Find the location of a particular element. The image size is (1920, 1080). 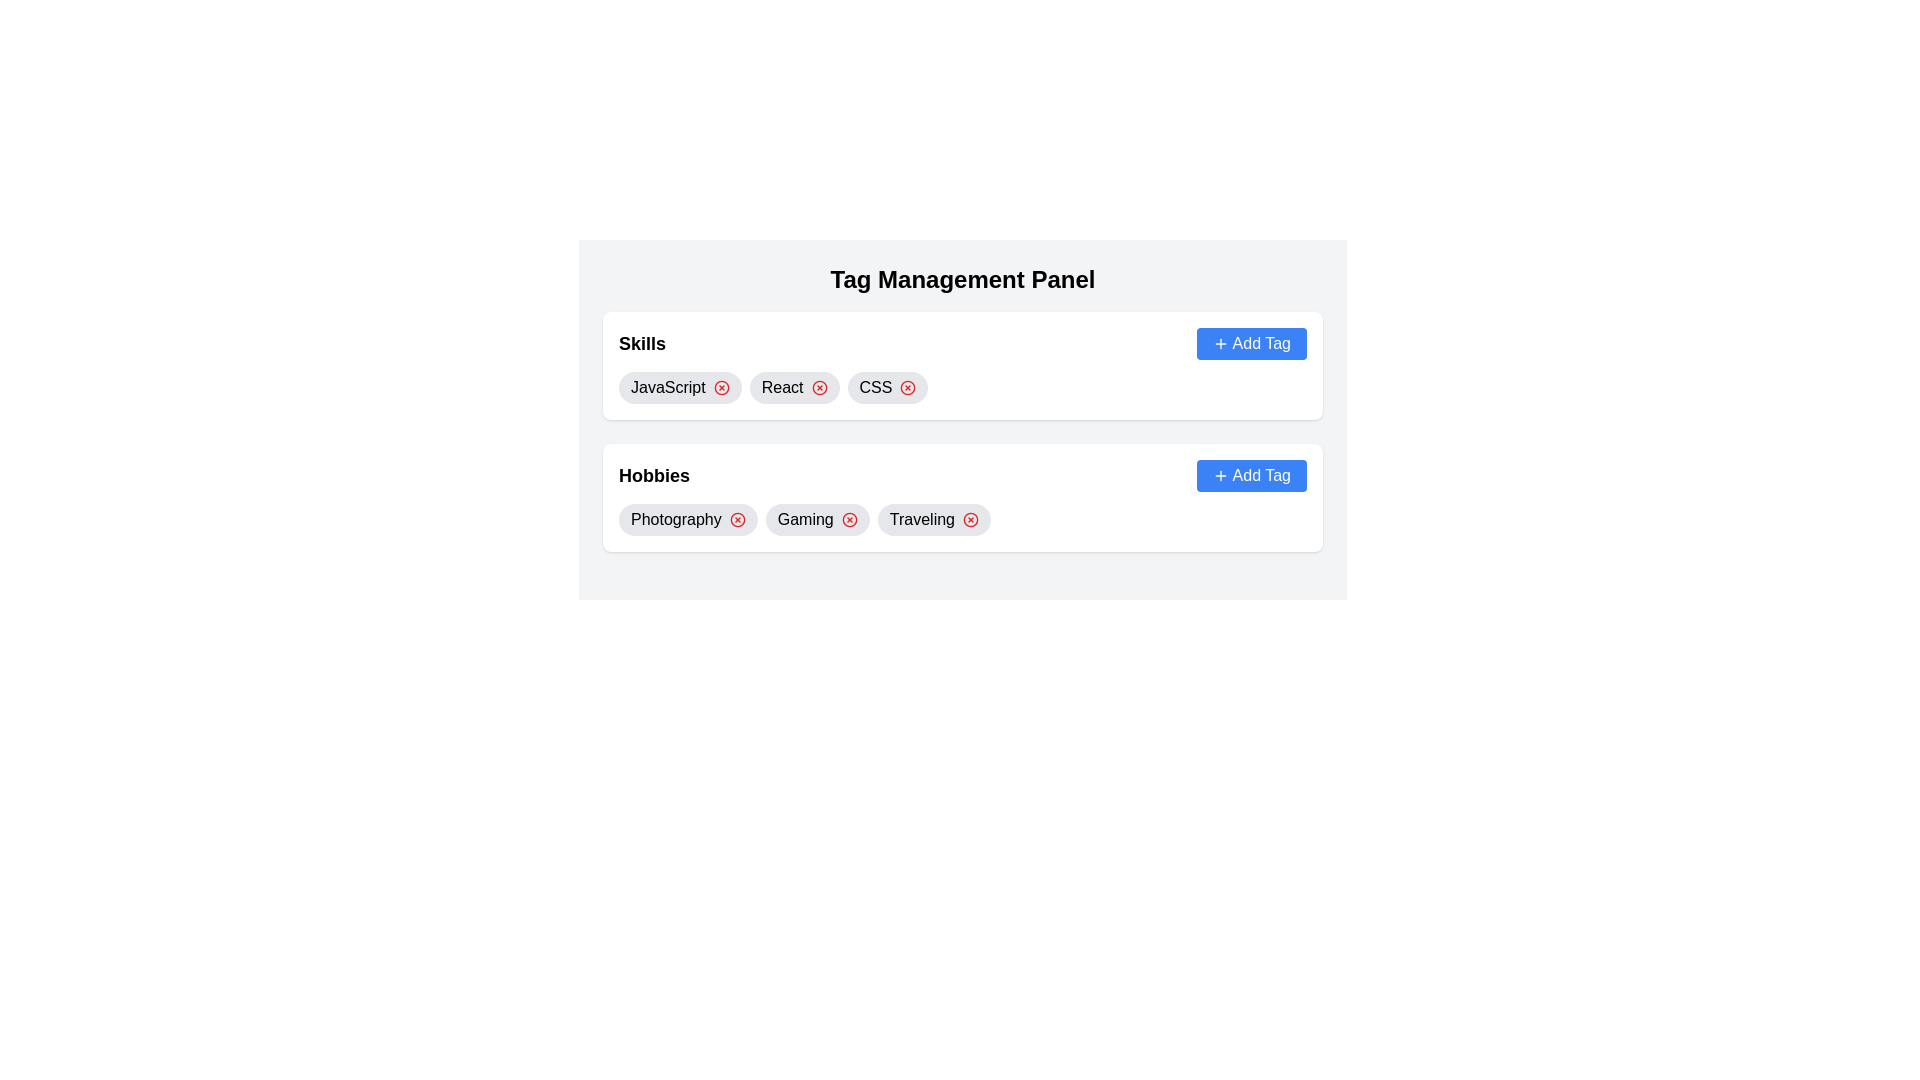

the rounded rectangular tag labeled 'CSS' with a removal button is located at coordinates (887, 388).